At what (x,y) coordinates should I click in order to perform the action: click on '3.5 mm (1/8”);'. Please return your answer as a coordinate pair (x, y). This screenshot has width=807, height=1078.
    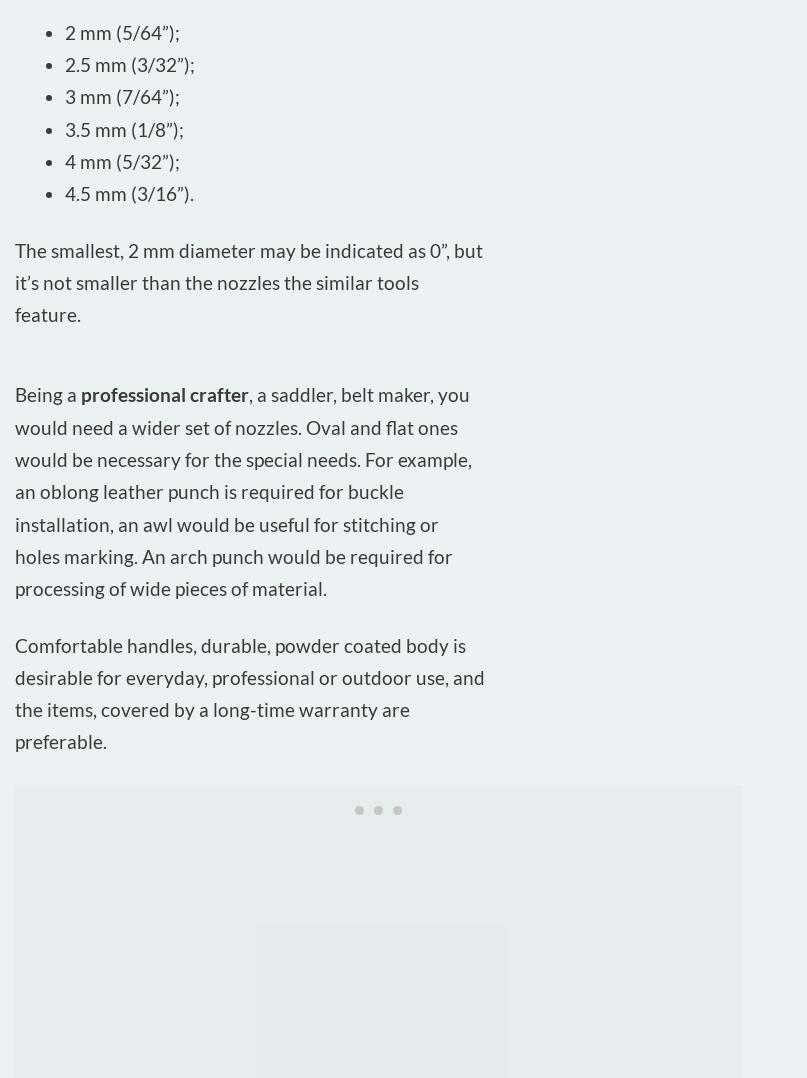
    Looking at the image, I should click on (123, 128).